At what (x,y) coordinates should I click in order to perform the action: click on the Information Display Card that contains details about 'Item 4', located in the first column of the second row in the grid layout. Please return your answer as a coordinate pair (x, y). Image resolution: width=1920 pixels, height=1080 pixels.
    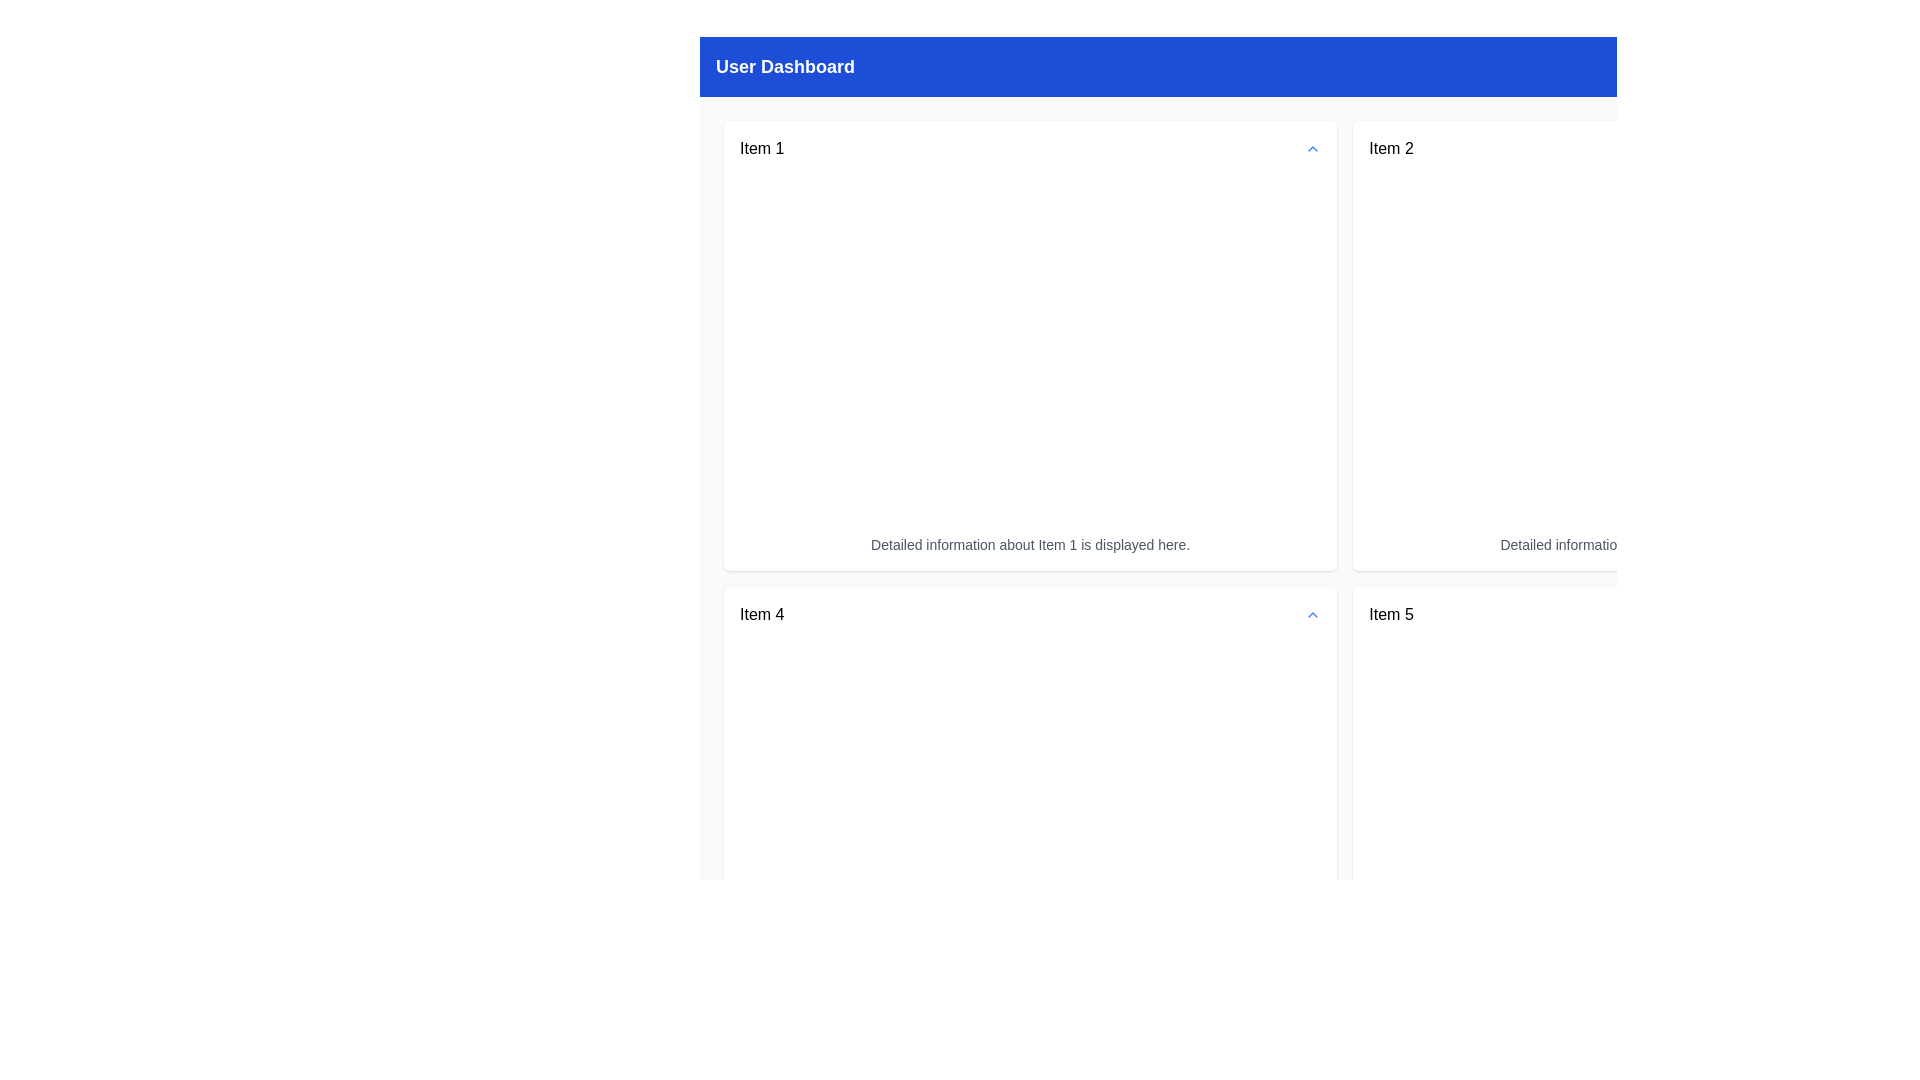
    Looking at the image, I should click on (1030, 812).